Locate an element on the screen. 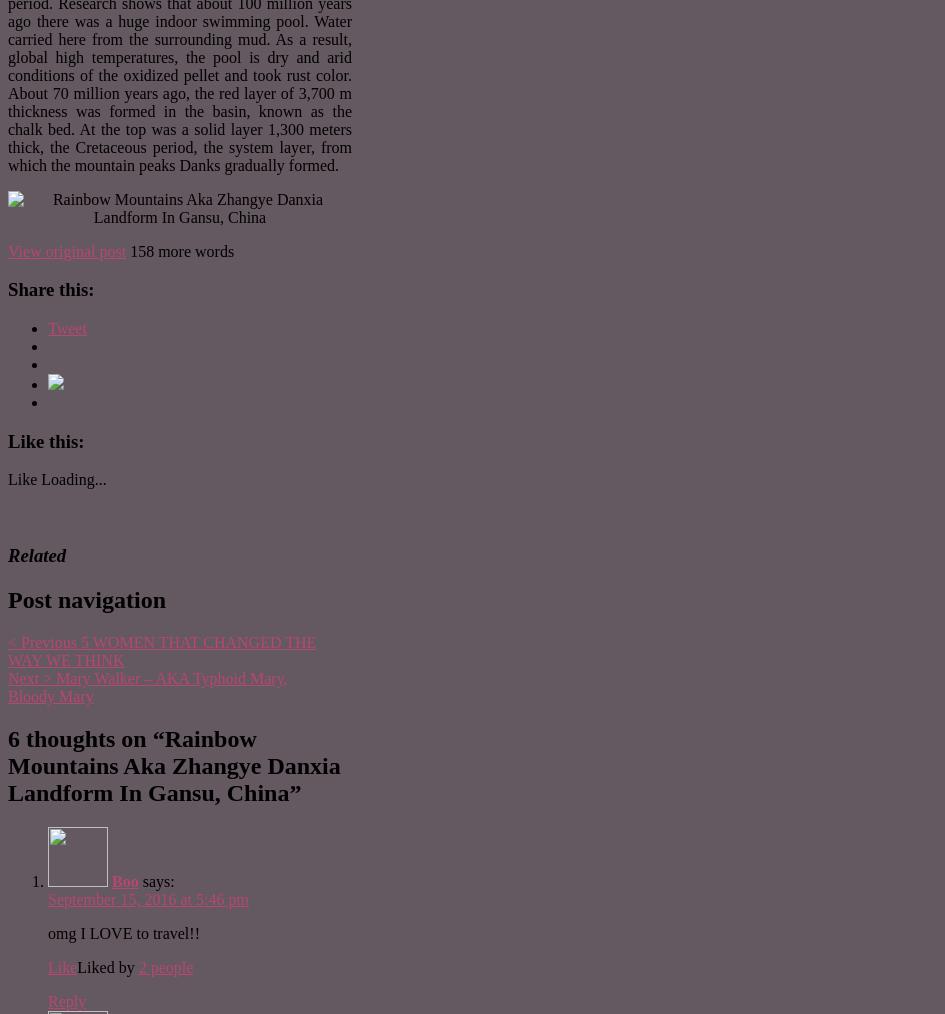  'Rainbow Mountains Aka Zhangye Danxia Landform In Gansu, China' is located at coordinates (173, 764).